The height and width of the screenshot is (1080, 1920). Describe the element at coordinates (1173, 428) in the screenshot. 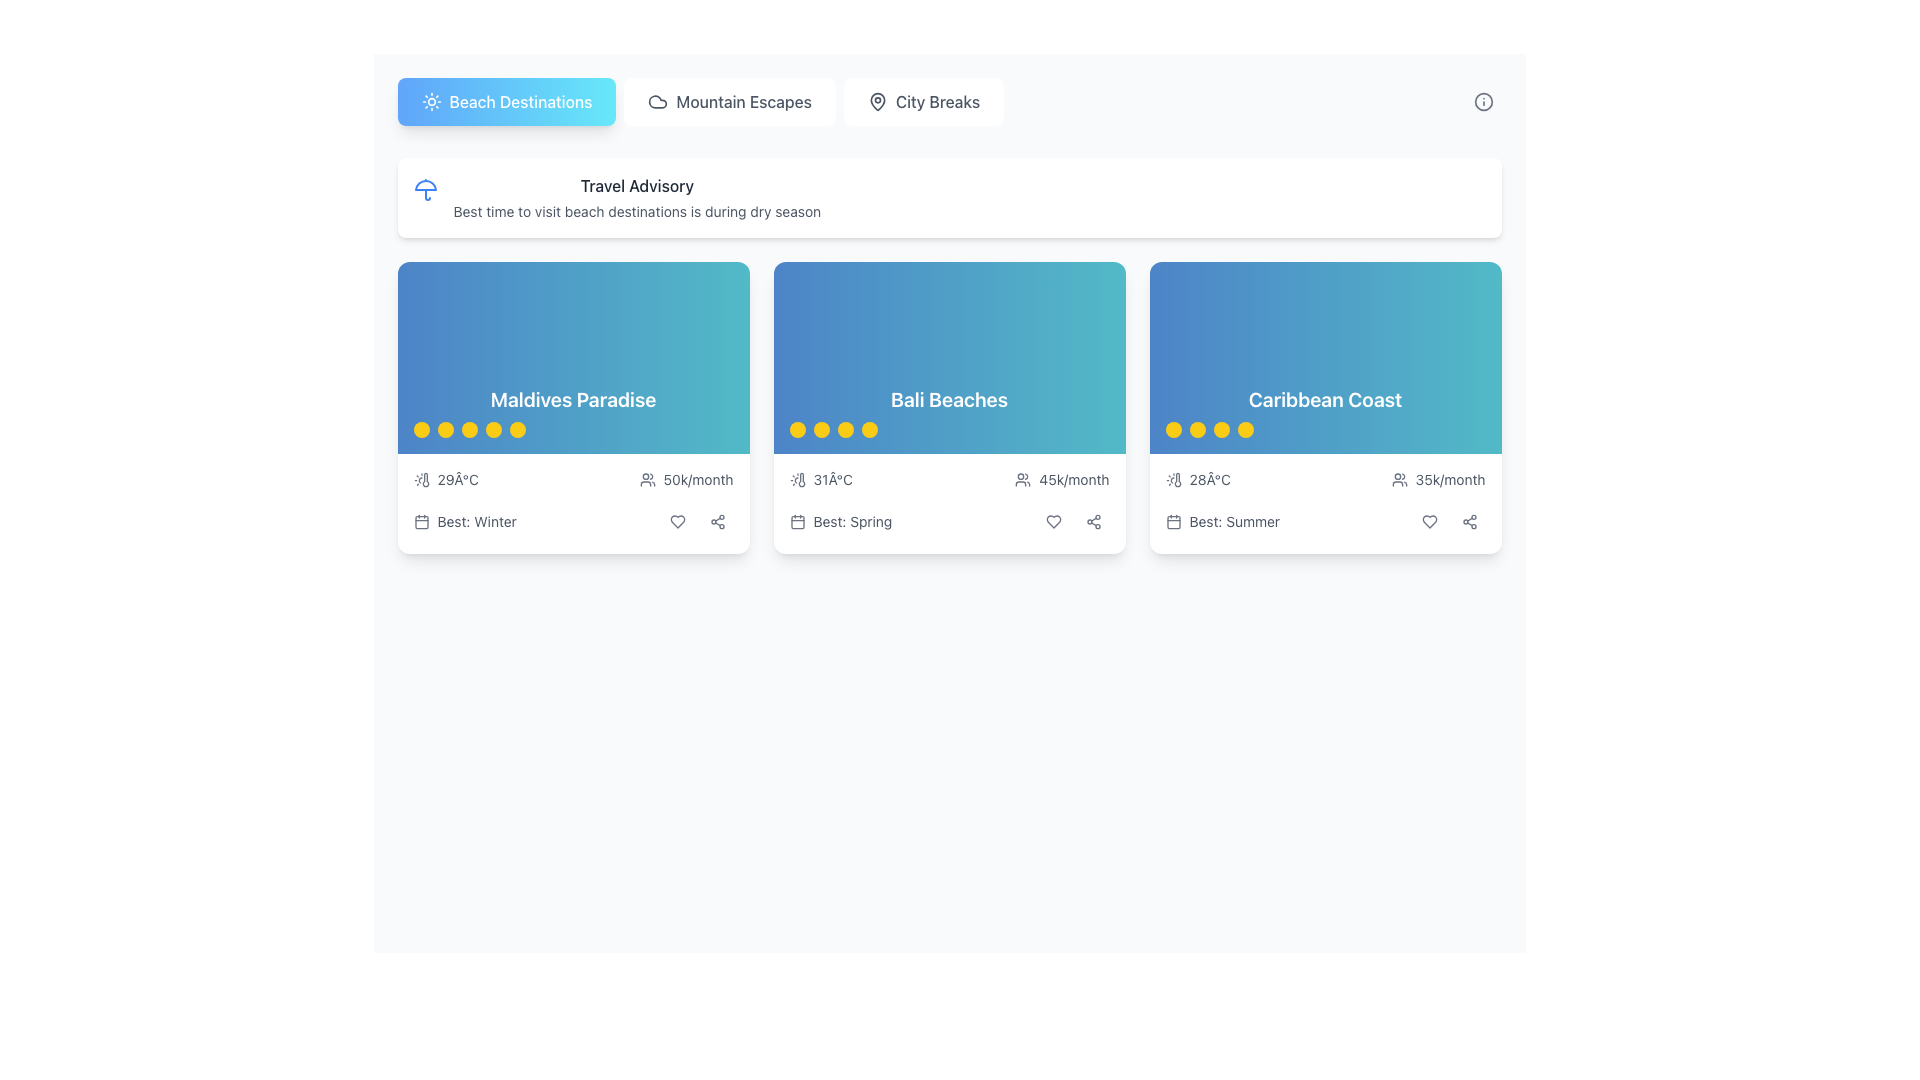

I see `the first circular indicator with a yellow background in the rating section below the 'Caribbean Coast' card` at that location.